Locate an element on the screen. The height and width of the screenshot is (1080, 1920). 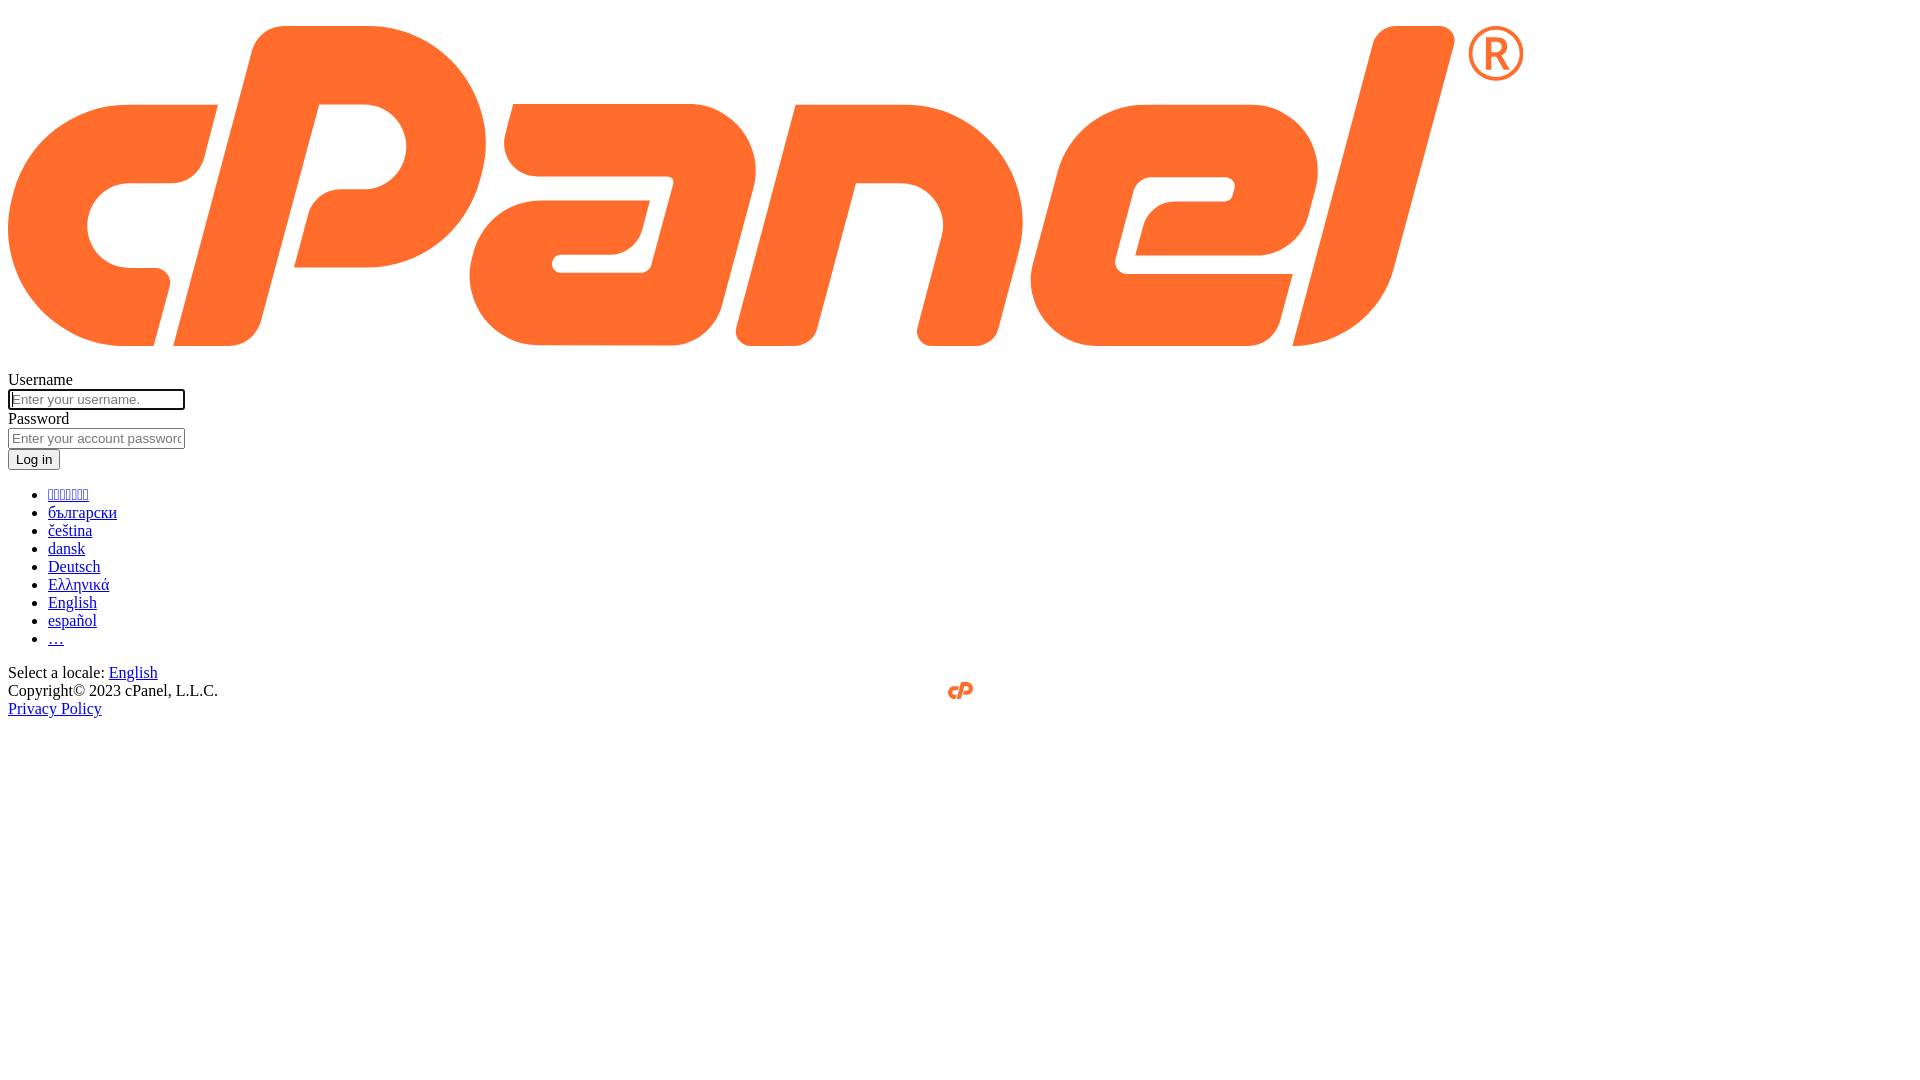
'dansk' is located at coordinates (66, 548).